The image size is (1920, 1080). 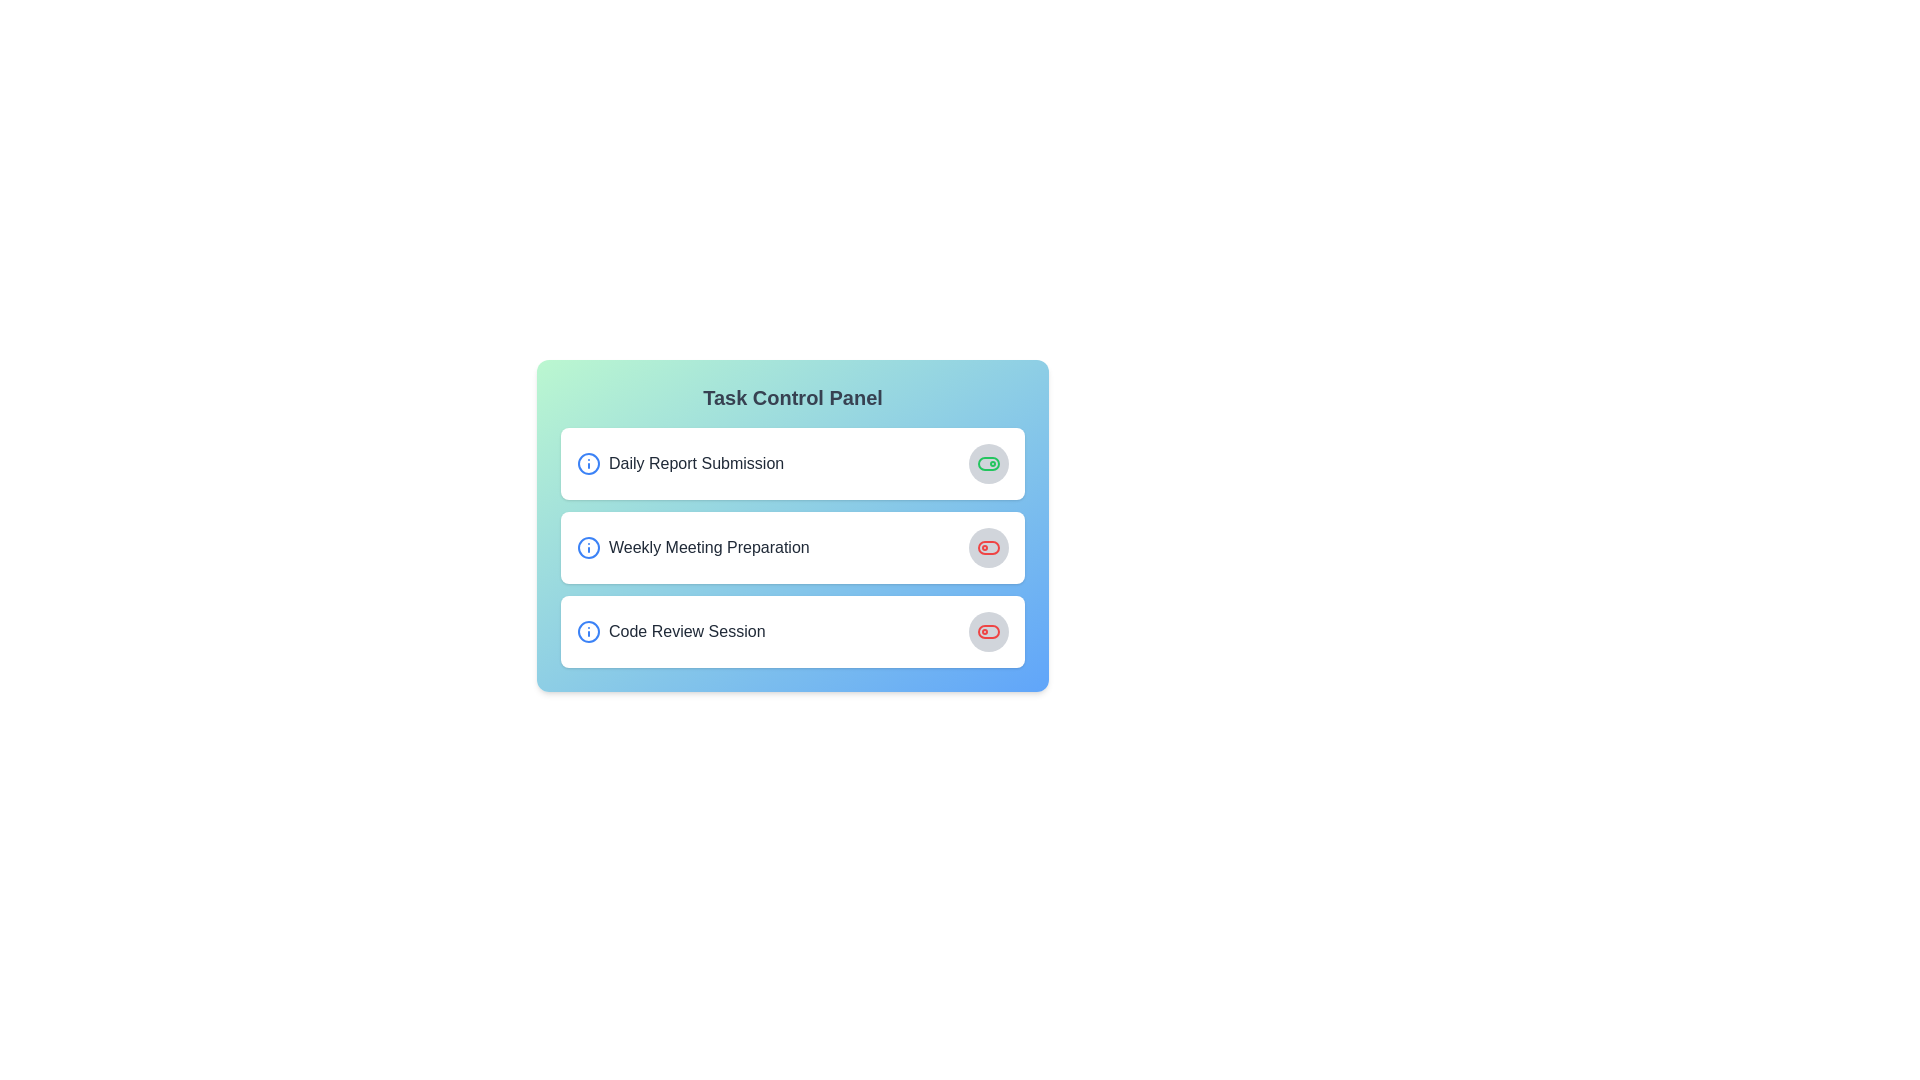 I want to click on the toggle switch on the 'Weekly Meeting Preparation' task card located in the central Task Control Panel, so click(x=791, y=524).